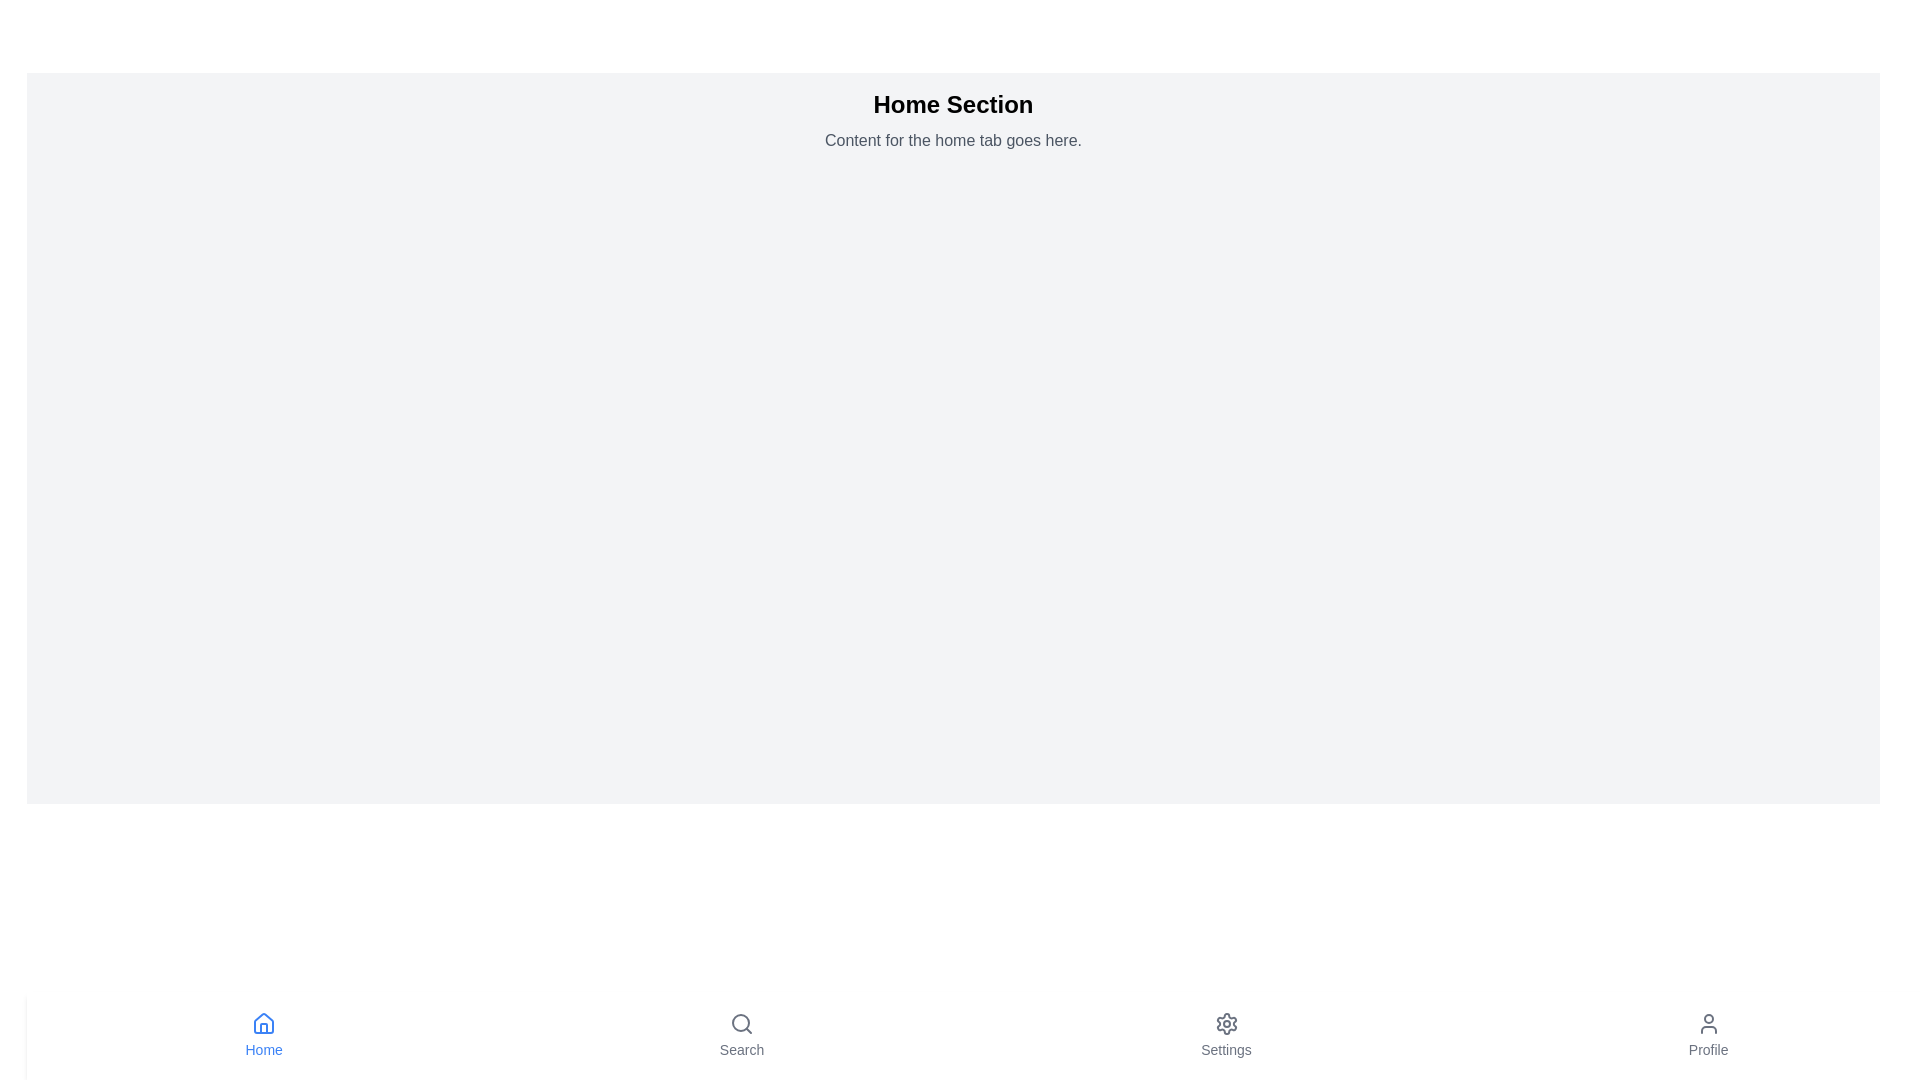 The height and width of the screenshot is (1080, 1920). Describe the element at coordinates (1225, 1023) in the screenshot. I see `the settings icon located at the far right end of the bottom navigation bar` at that location.